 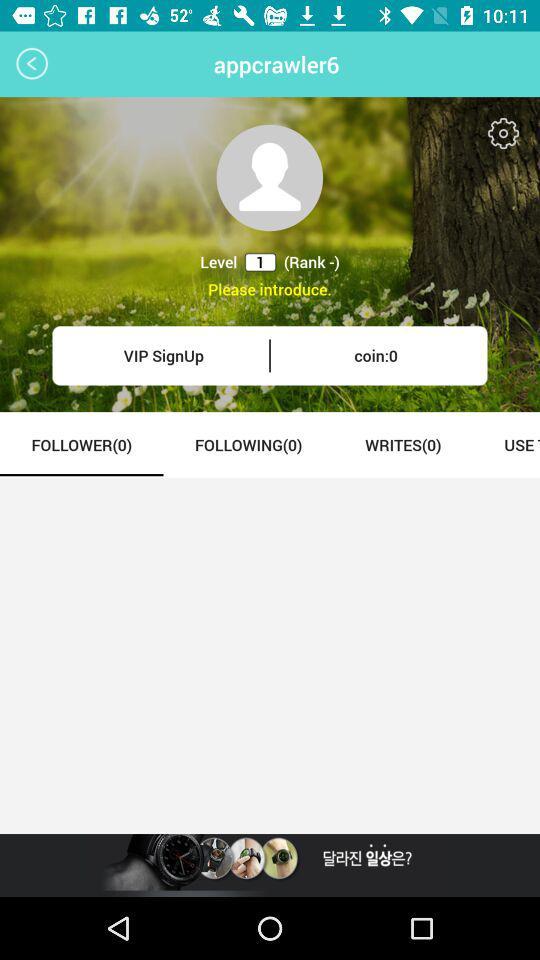 I want to click on the icon to the left of the use theme(0) app, so click(x=403, y=444).